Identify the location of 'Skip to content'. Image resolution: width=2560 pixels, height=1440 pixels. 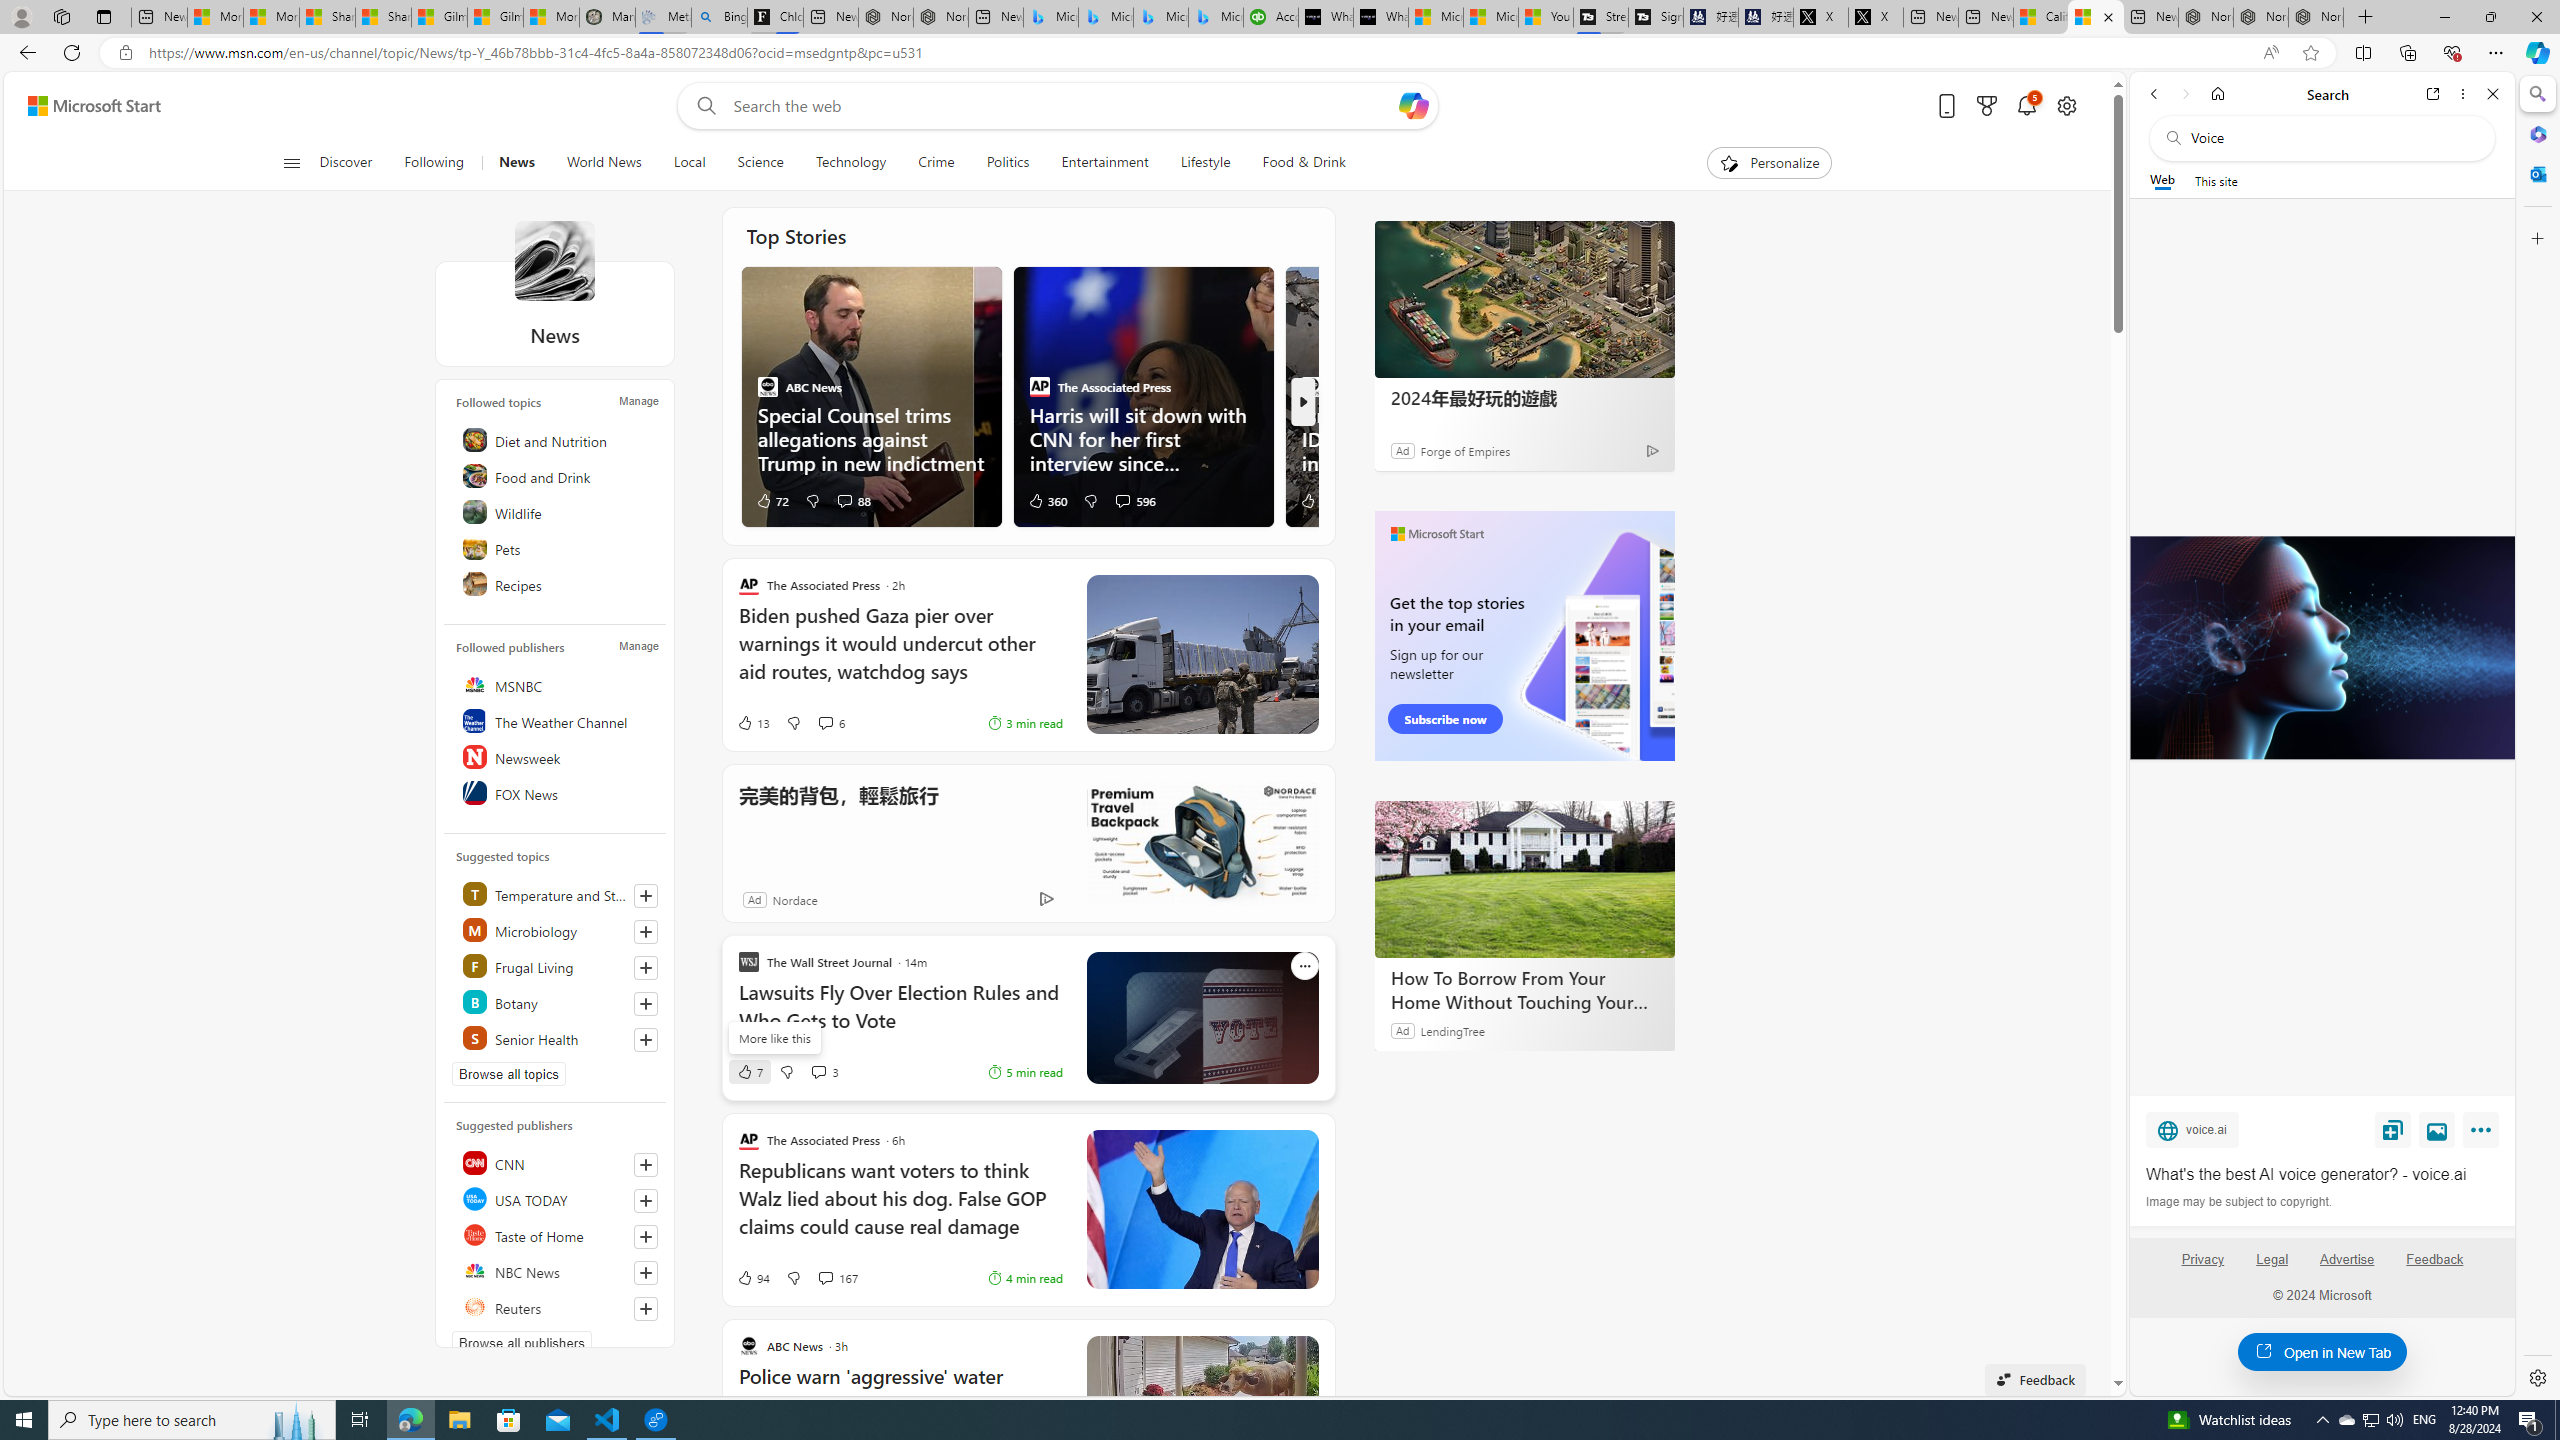
(86, 104).